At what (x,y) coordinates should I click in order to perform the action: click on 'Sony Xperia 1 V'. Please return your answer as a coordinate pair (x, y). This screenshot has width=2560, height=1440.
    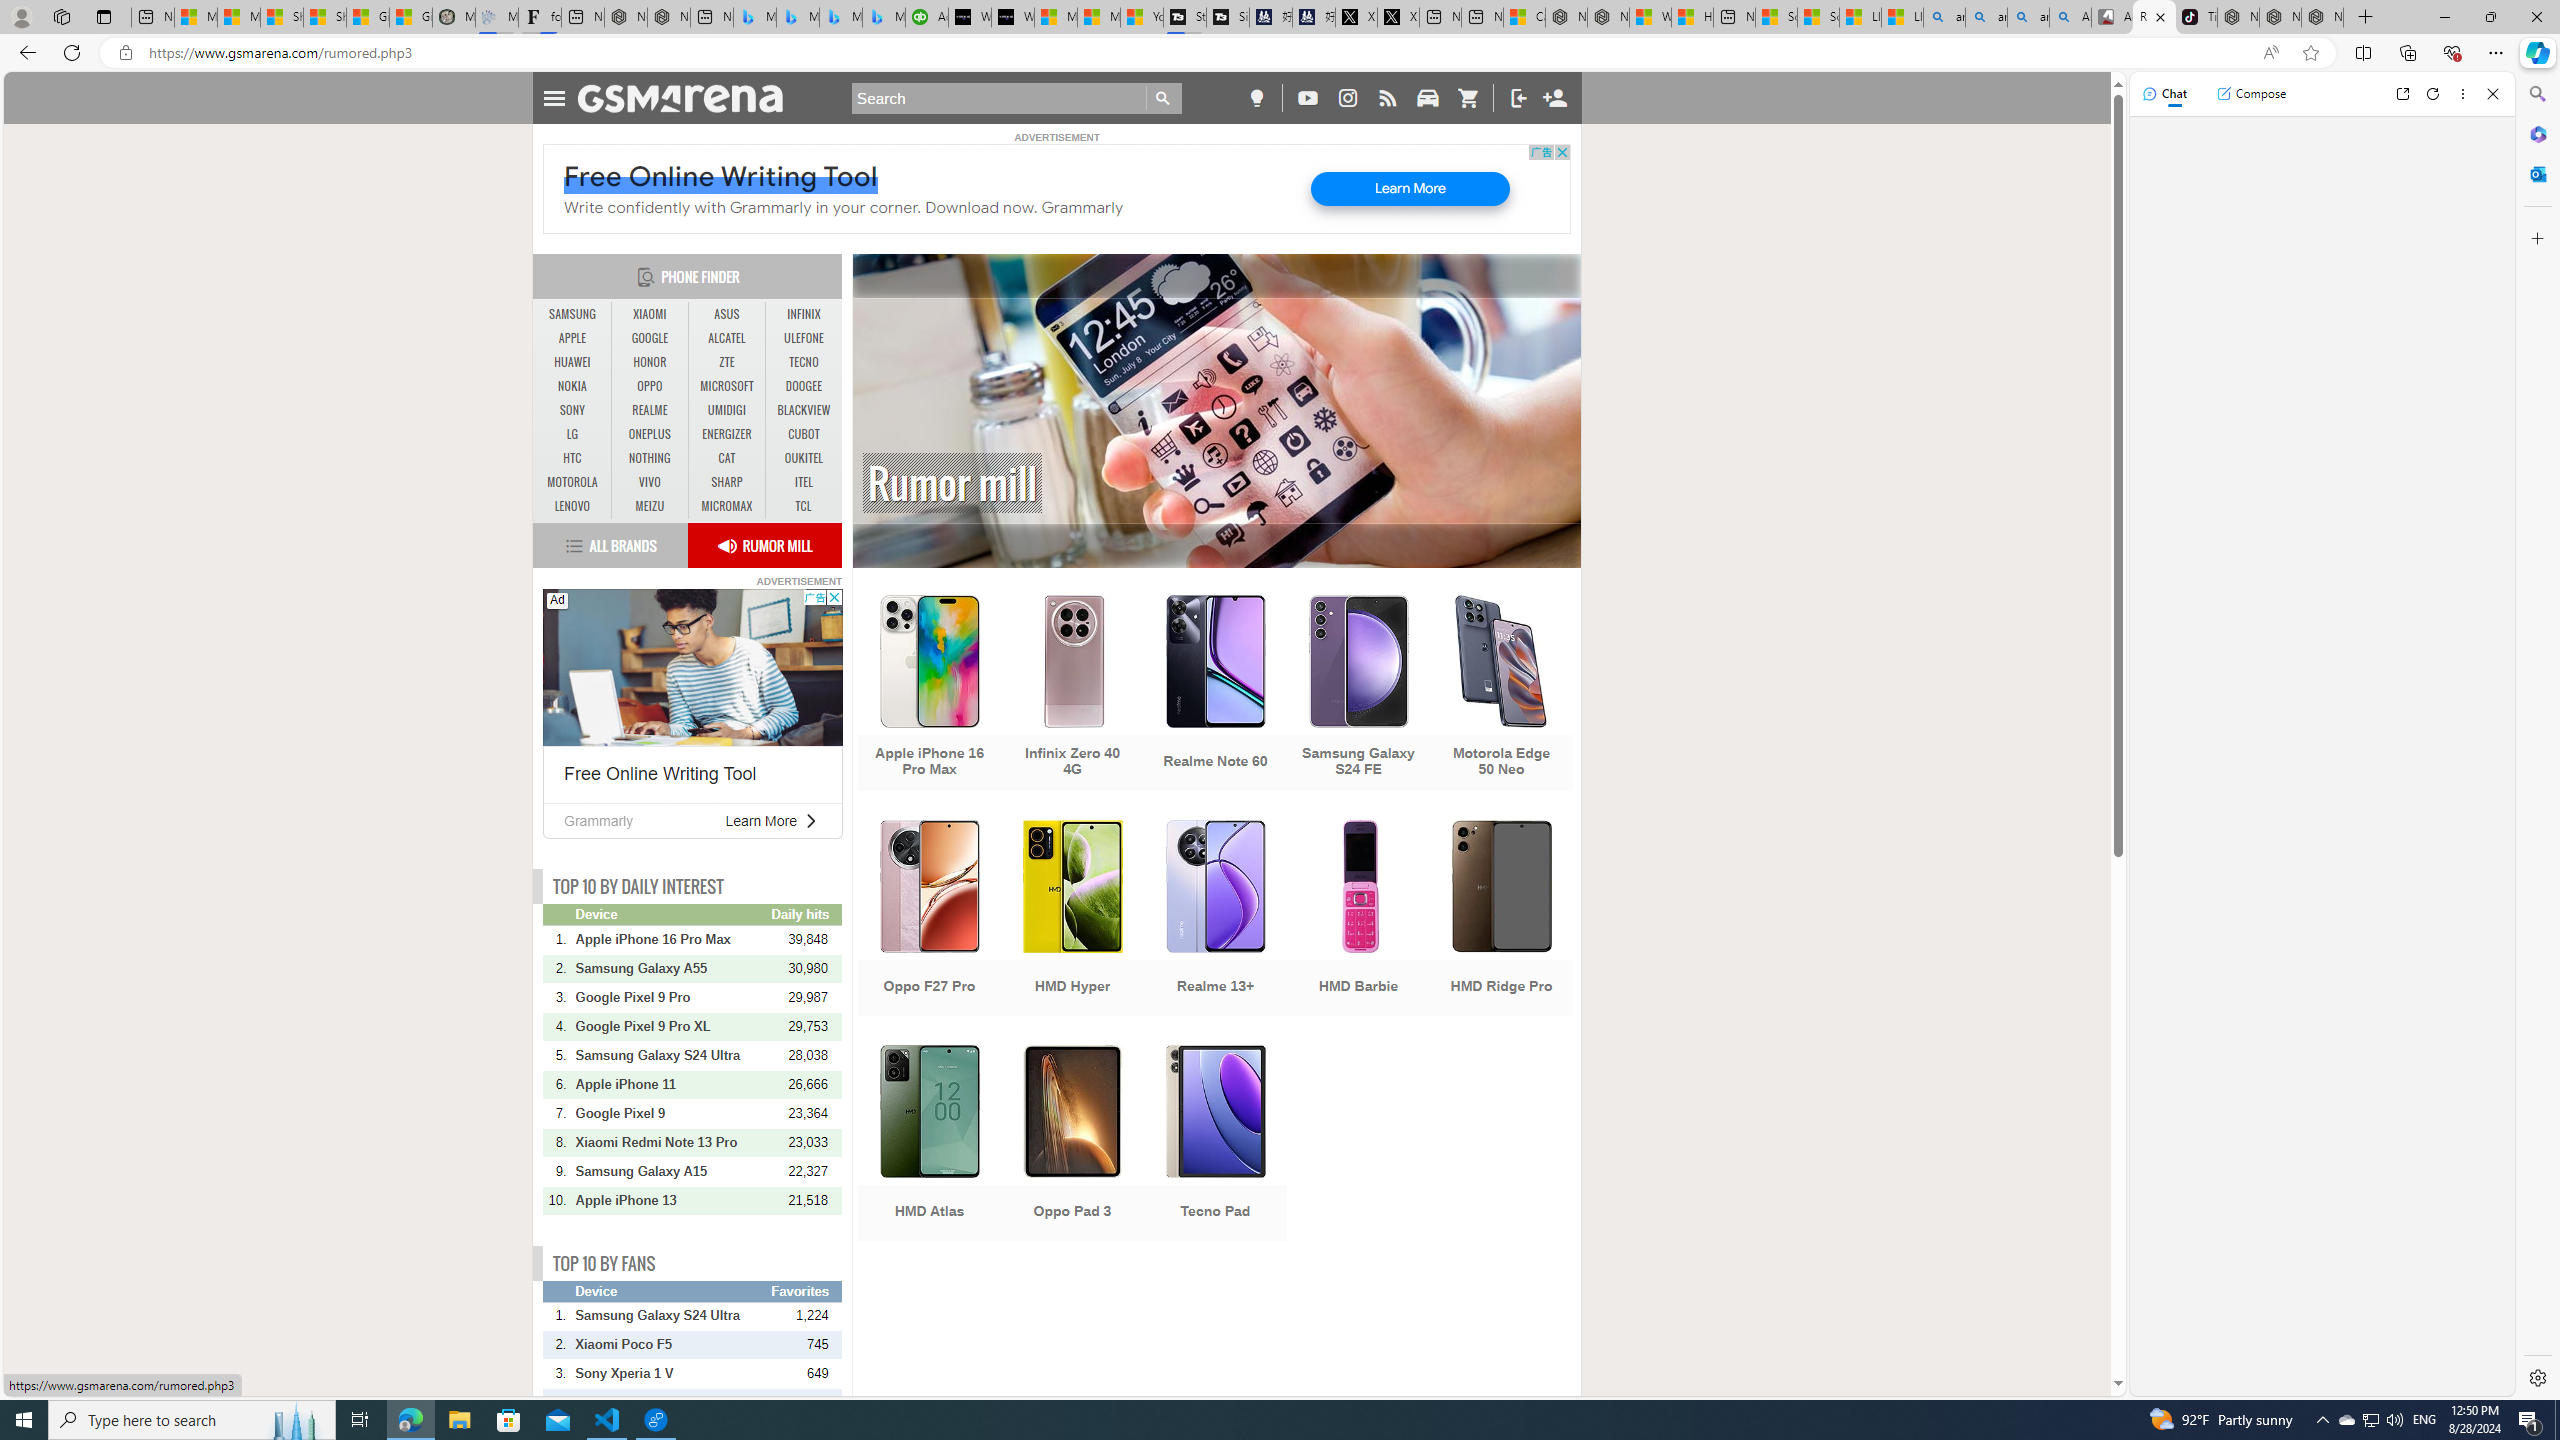
    Looking at the image, I should click on (672, 1372).